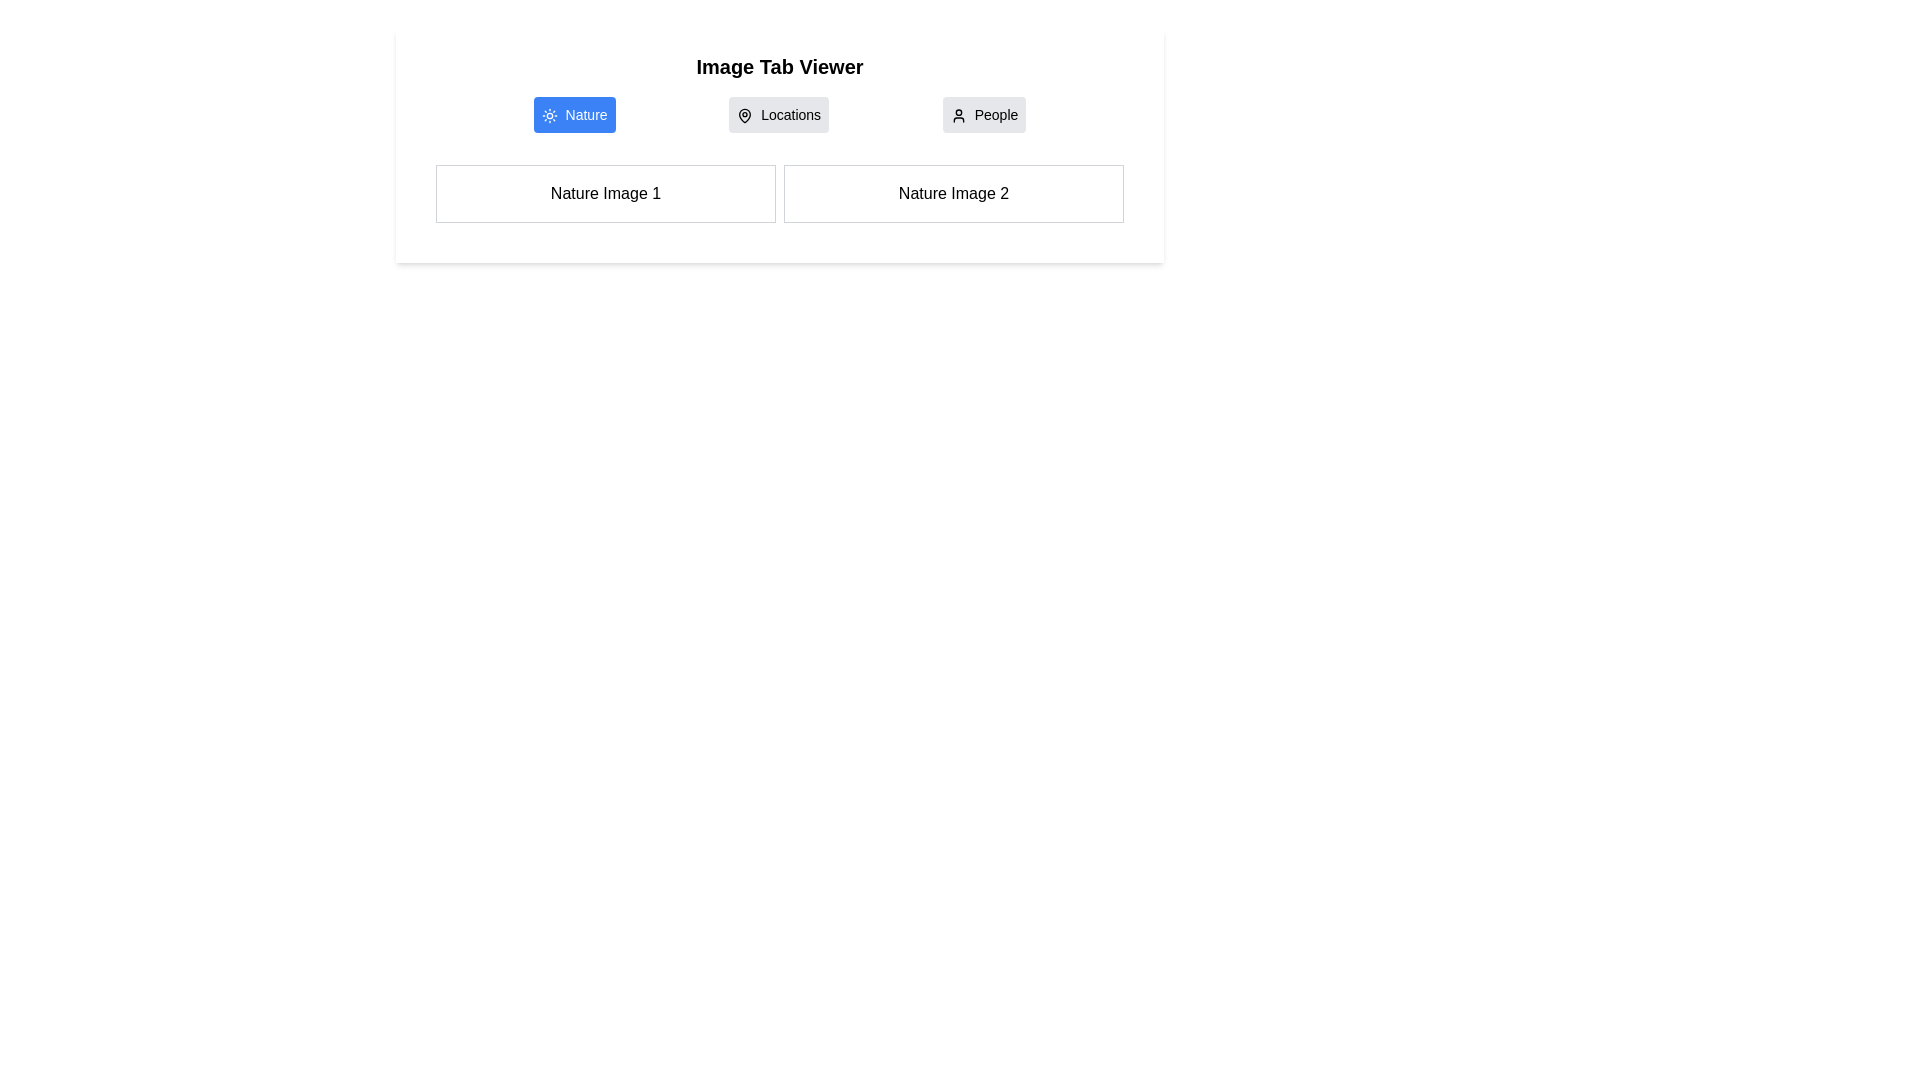 Image resolution: width=1920 pixels, height=1080 pixels. What do you see at coordinates (778, 115) in the screenshot?
I see `the 'Locations' button, which is the second button in a horizontal group of three buttons ('Nature', 'Locations', 'People'), to trigger any additional actions it may support` at bounding box center [778, 115].